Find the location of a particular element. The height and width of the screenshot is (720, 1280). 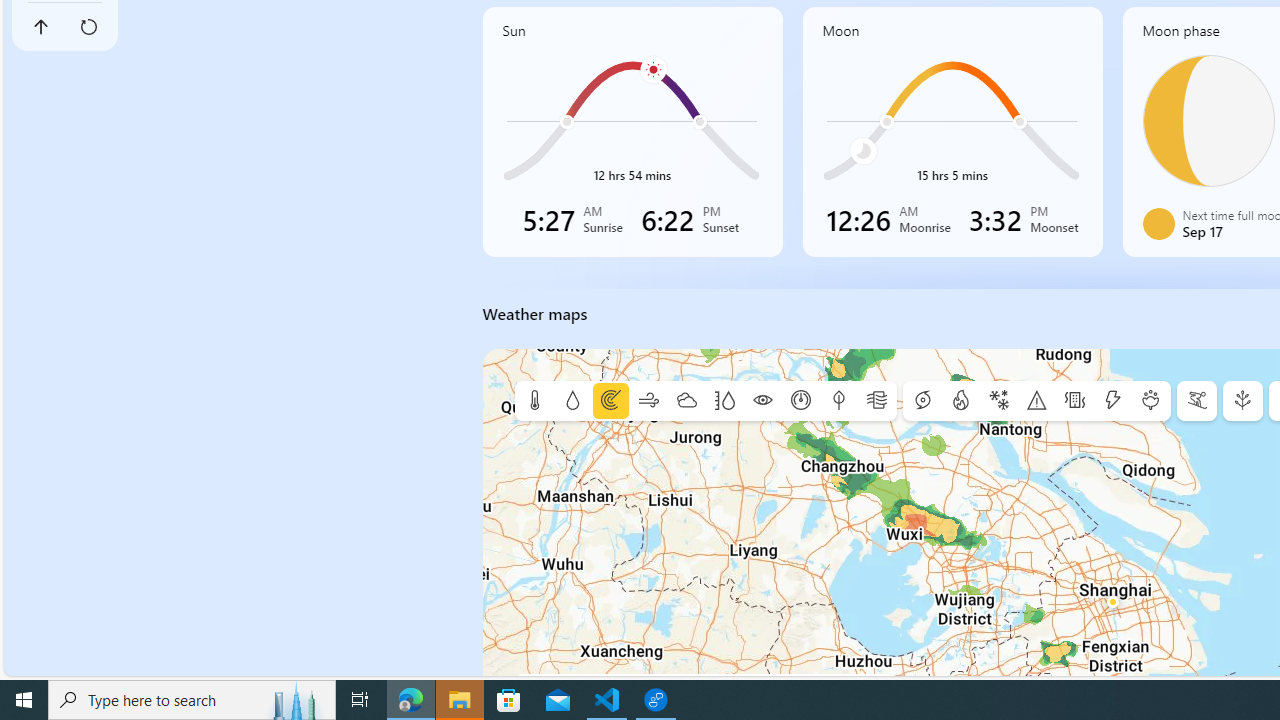

'Severe weather' is located at coordinates (1036, 401).